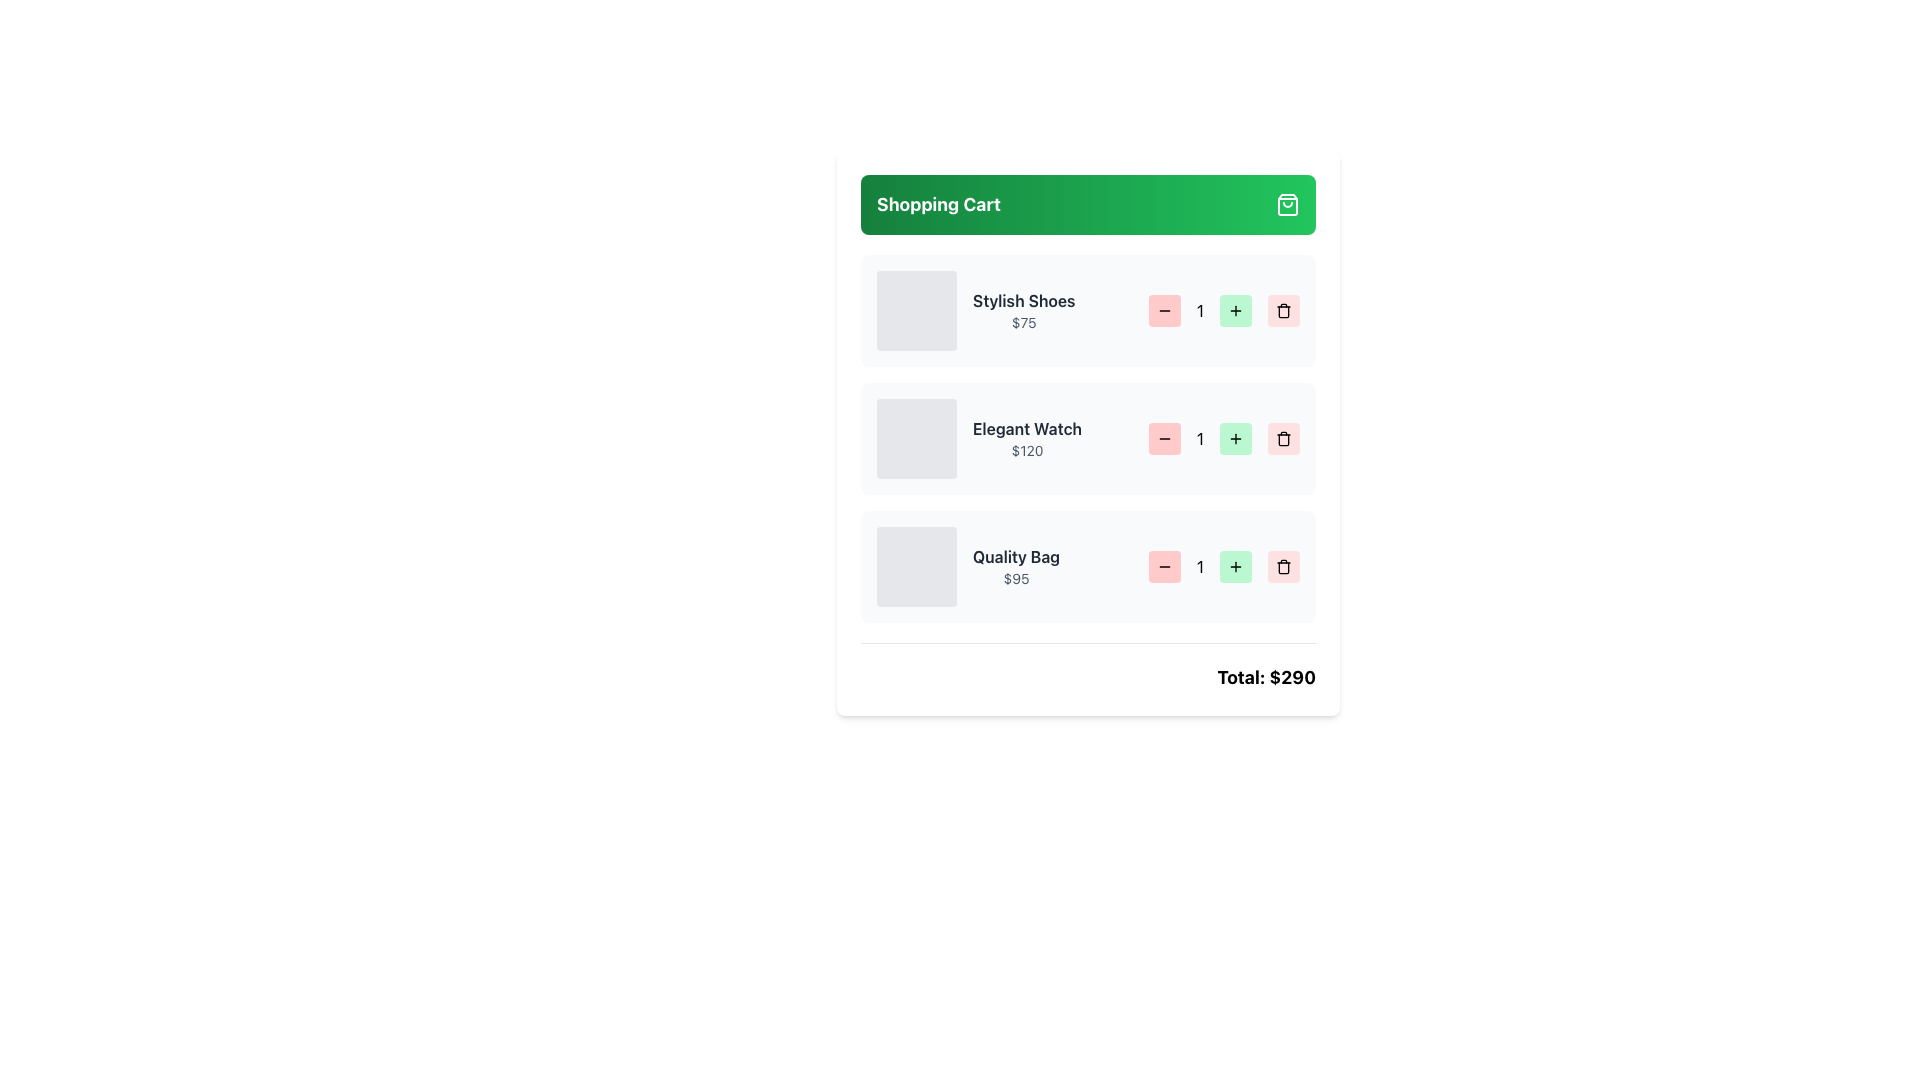  I want to click on the numeric label displaying the value '1' which is centrally positioned between the decrement and increment buttons in the shopping cart item component, so click(1200, 567).